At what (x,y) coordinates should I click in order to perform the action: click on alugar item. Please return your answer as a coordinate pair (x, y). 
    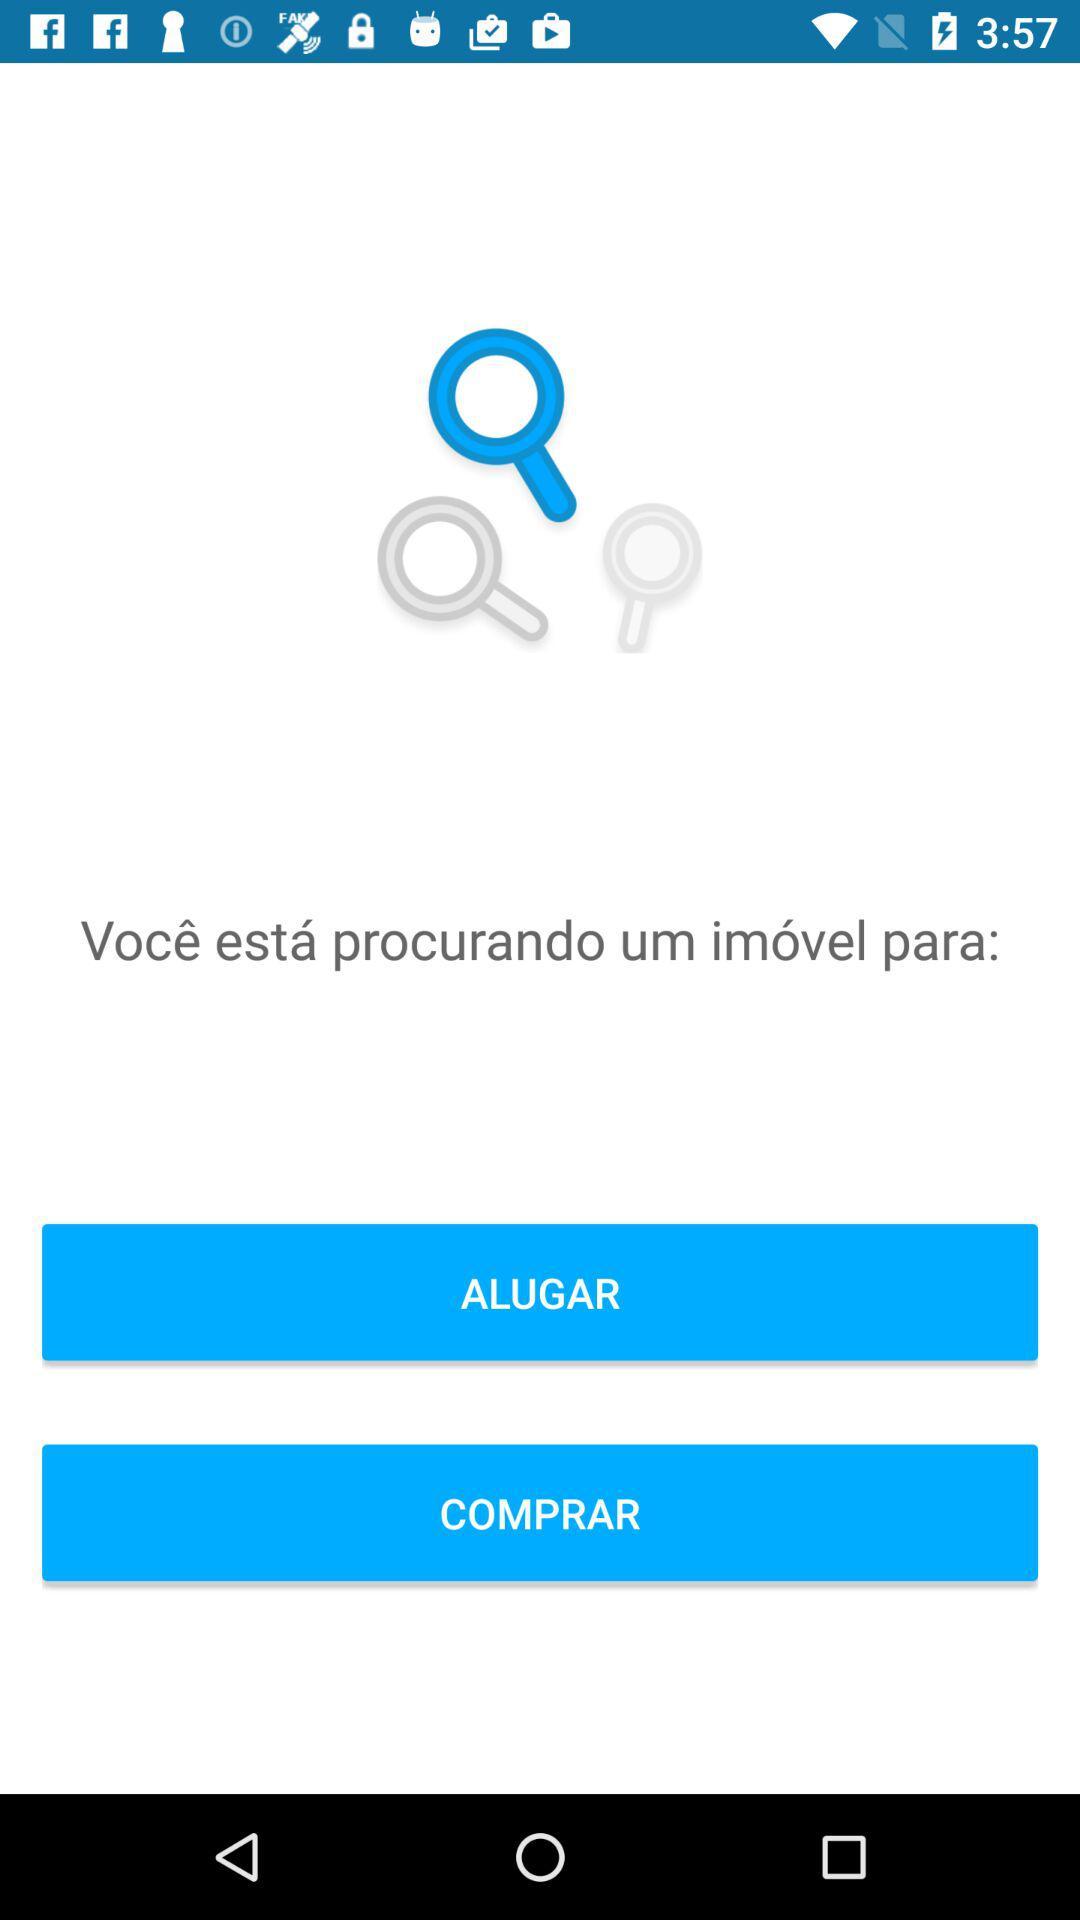
    Looking at the image, I should click on (540, 1292).